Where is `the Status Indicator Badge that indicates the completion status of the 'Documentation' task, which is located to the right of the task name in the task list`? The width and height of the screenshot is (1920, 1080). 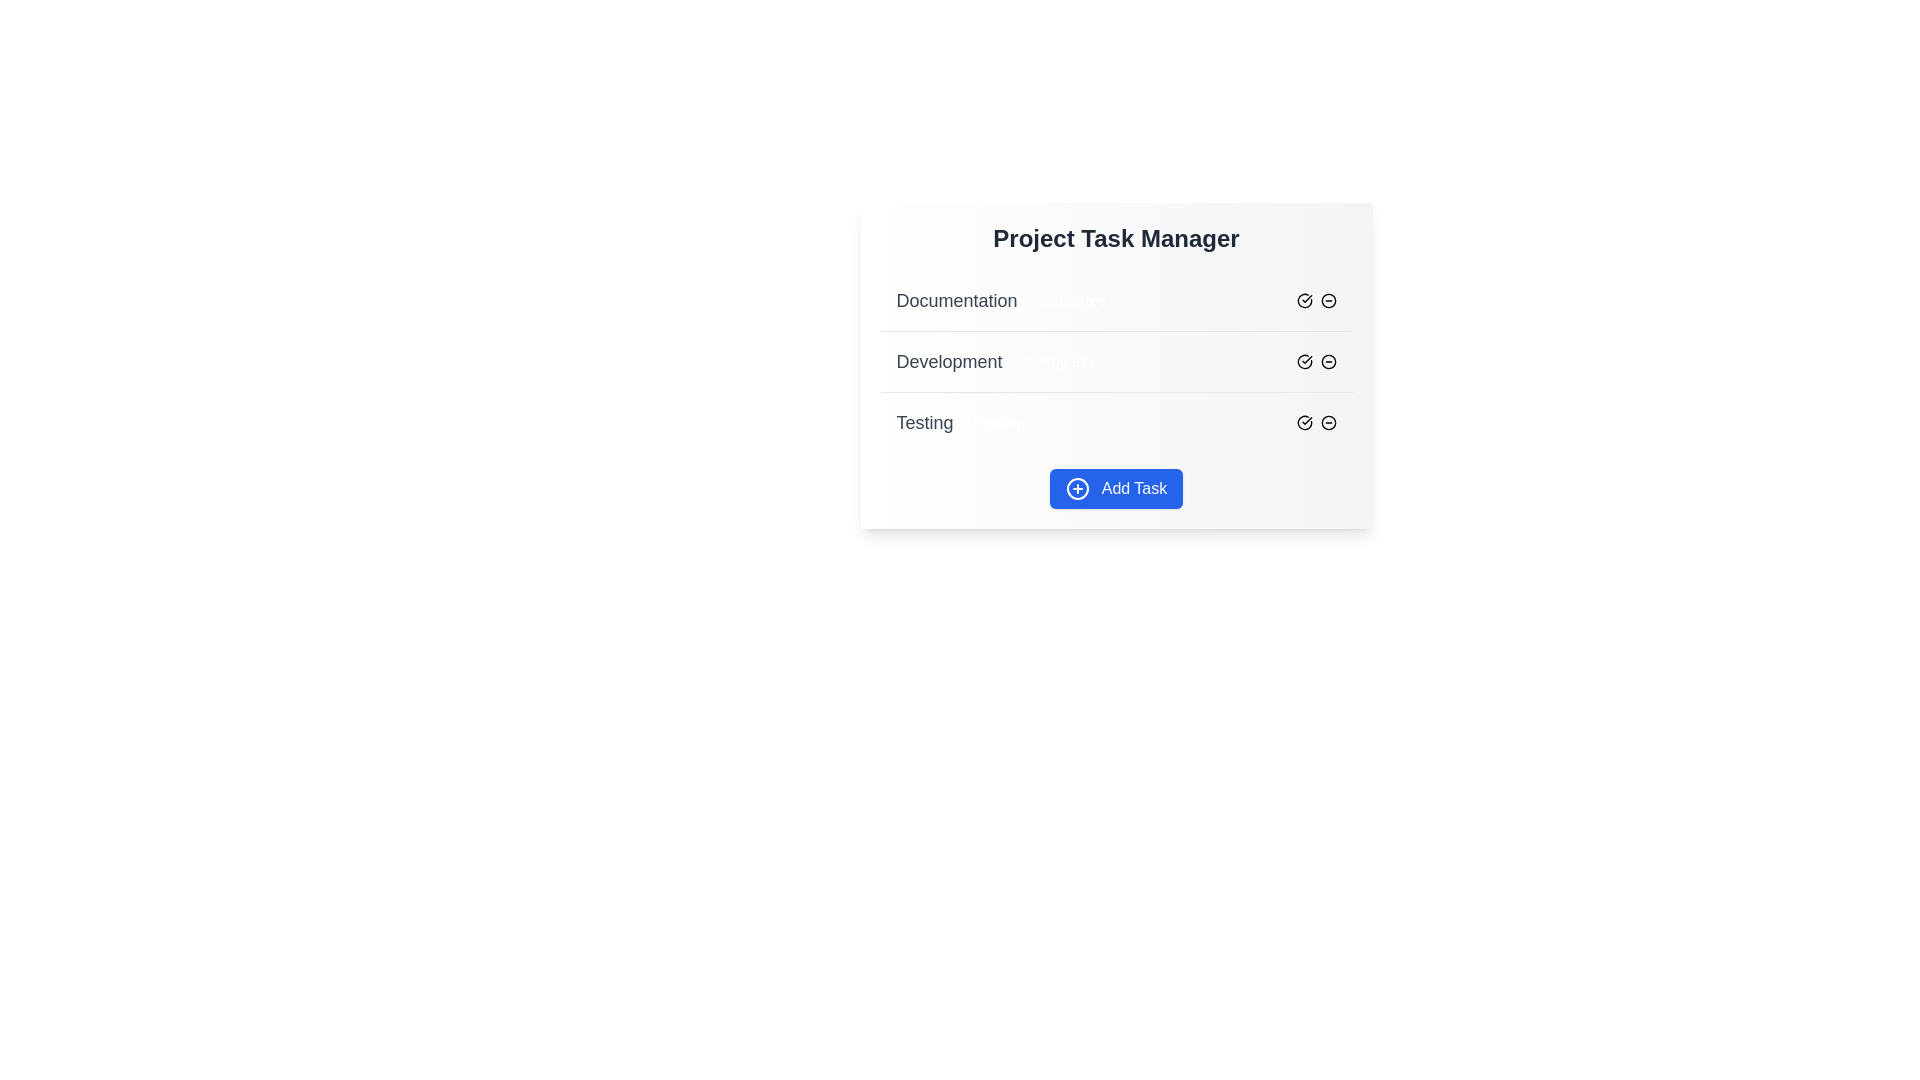
the Status Indicator Badge that indicates the completion status of the 'Documentation' task, which is located to the right of the task name in the task list is located at coordinates (1070, 300).